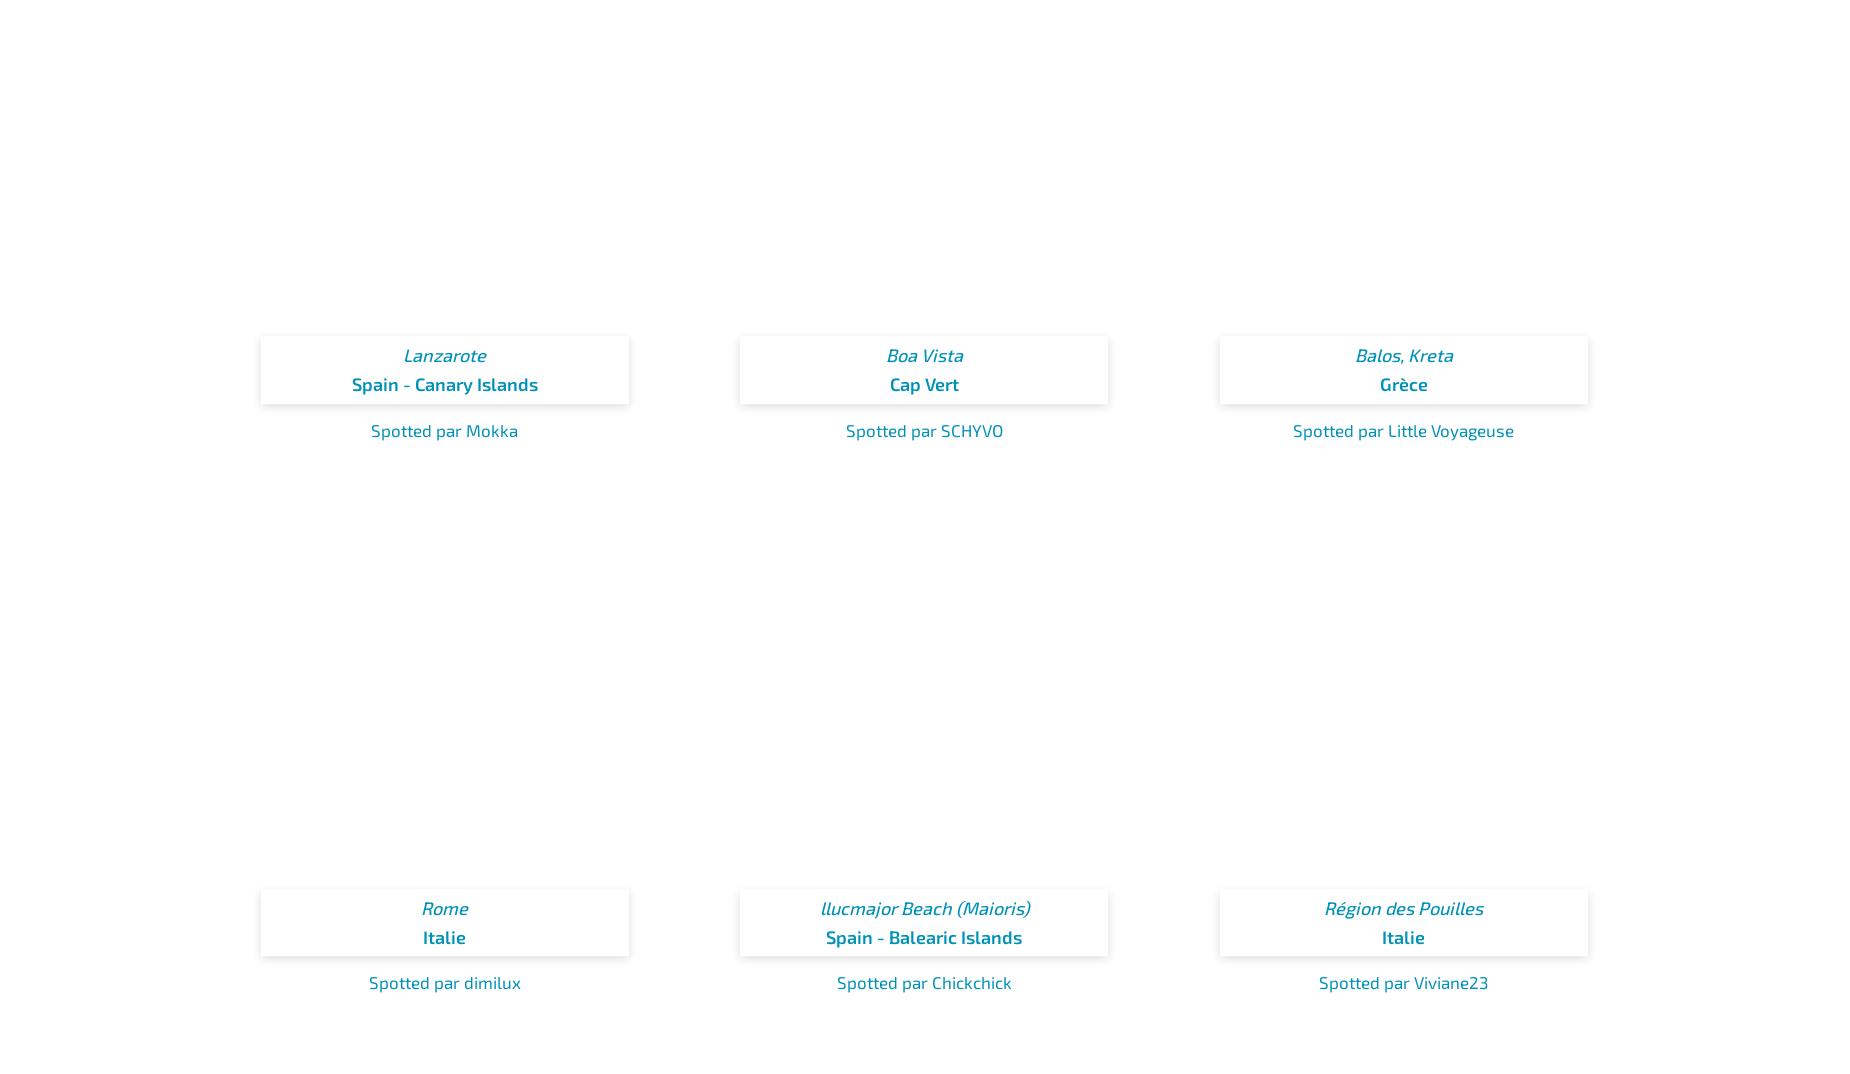 The image size is (1850, 1074). I want to click on 'Balos, Kreta', so click(1403, 353).